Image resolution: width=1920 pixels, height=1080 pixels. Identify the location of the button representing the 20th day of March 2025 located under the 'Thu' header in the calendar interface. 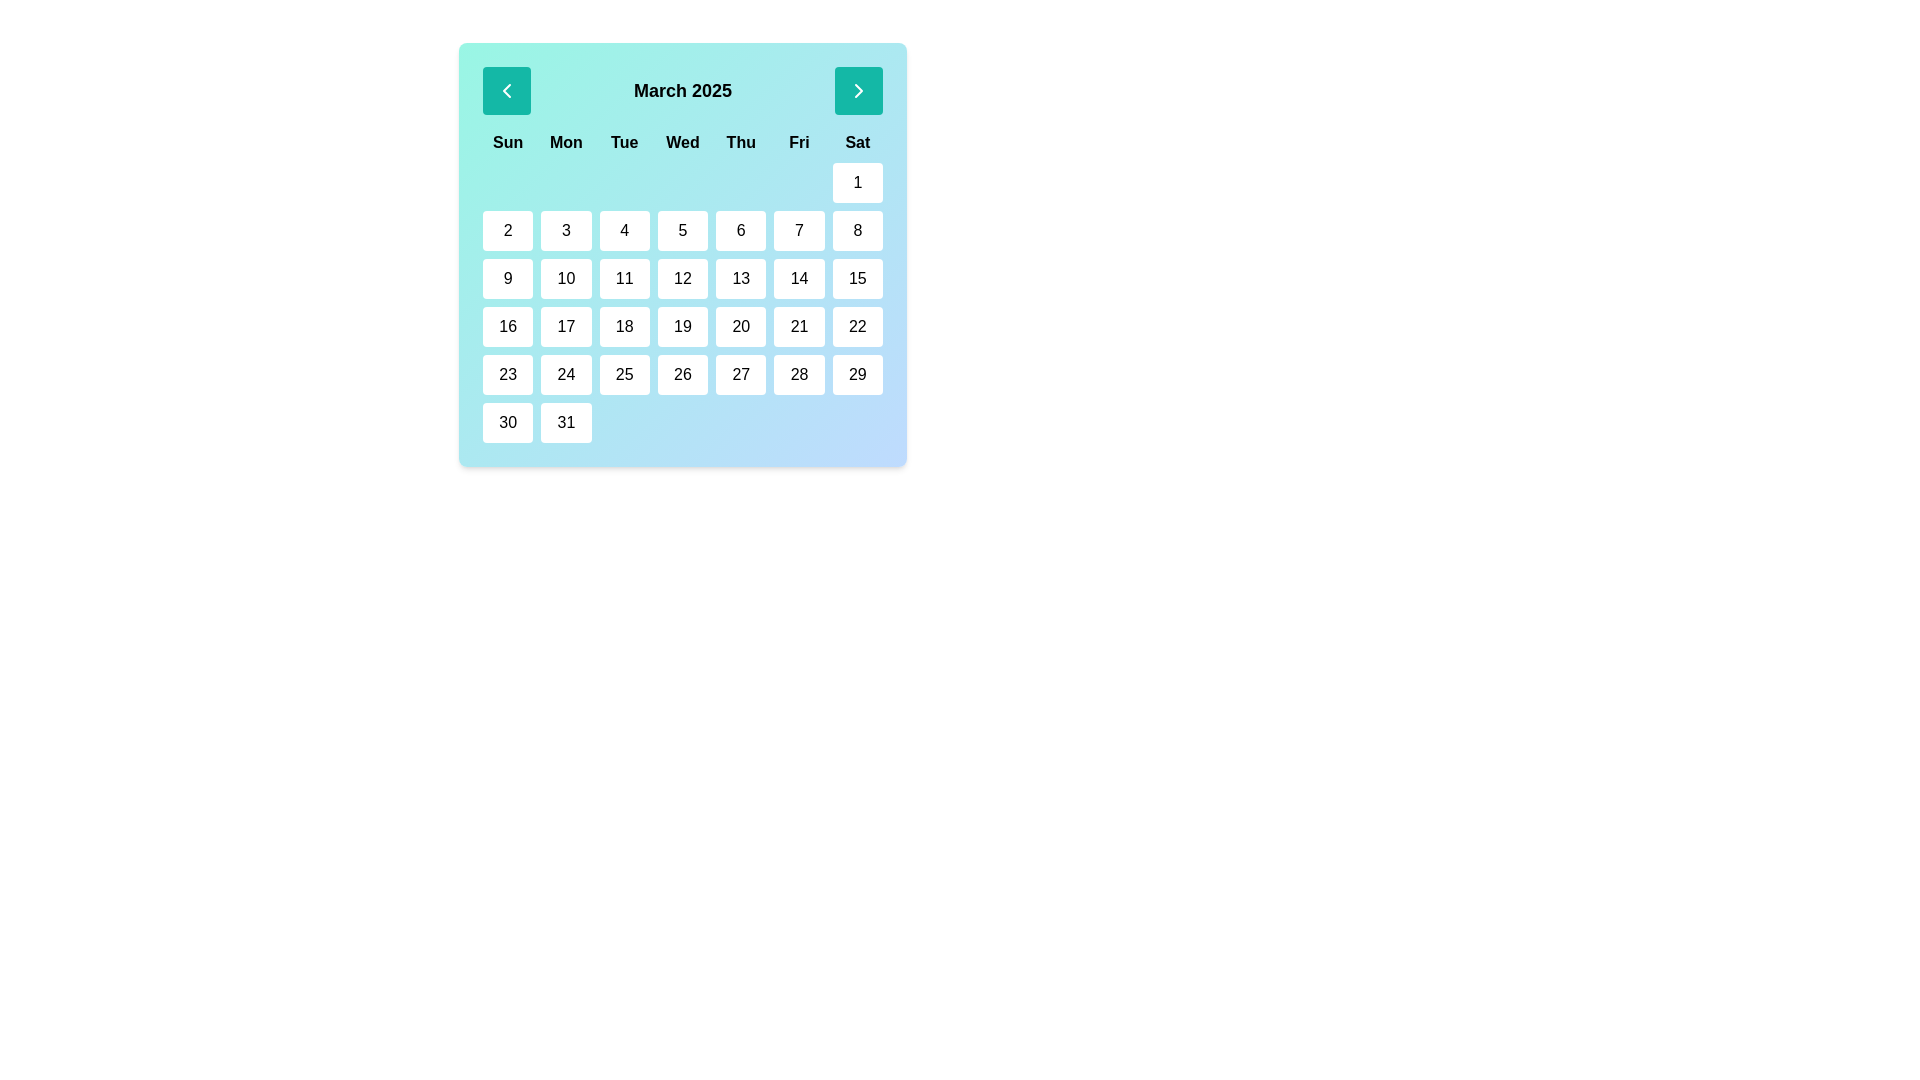
(740, 326).